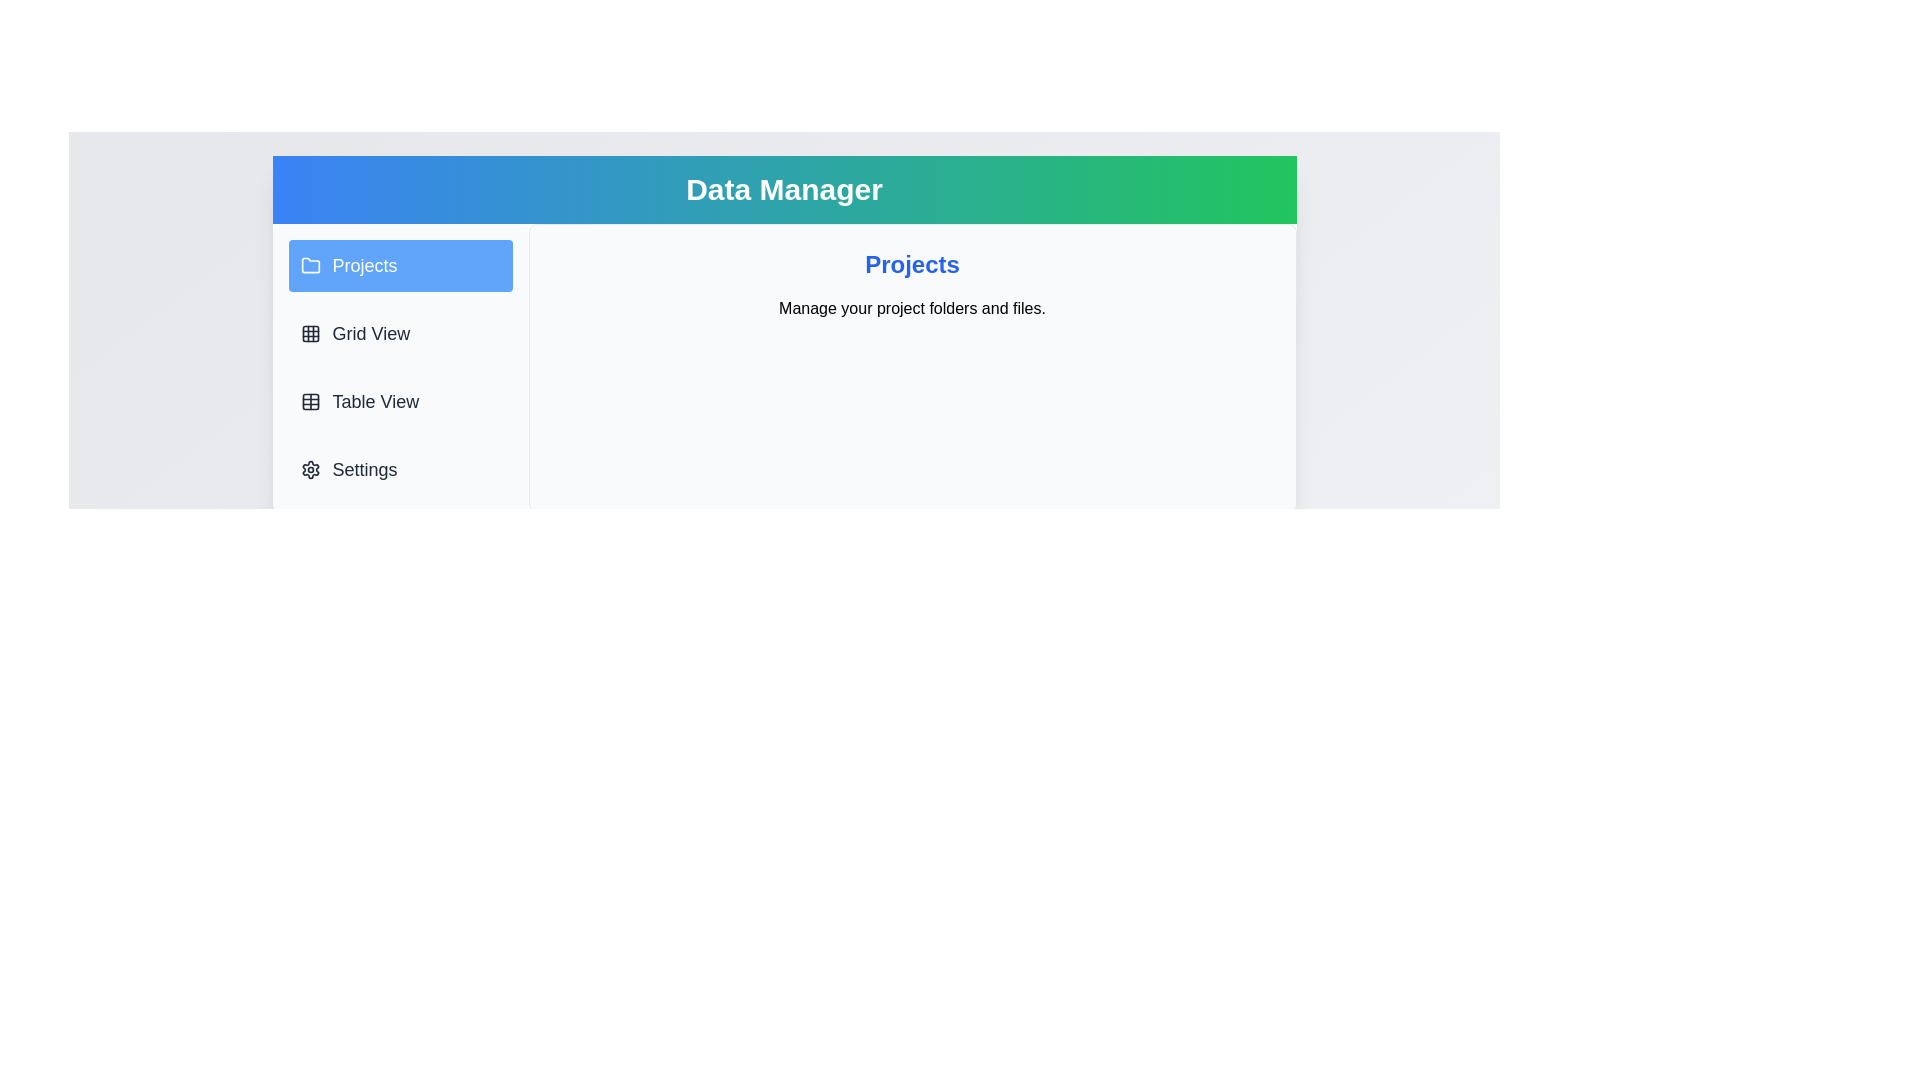  What do you see at coordinates (400, 470) in the screenshot?
I see `the tab labeled Settings` at bounding box center [400, 470].